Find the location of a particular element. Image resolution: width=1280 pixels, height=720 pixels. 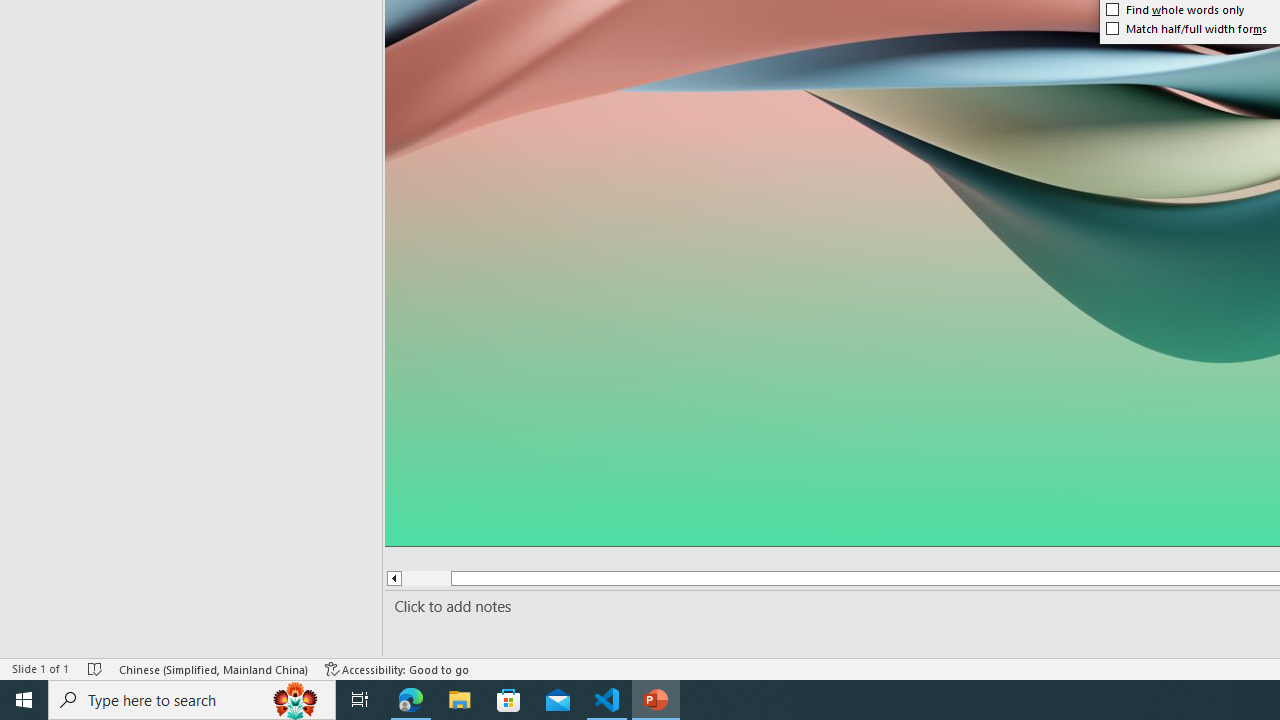

'Match half/full width forms' is located at coordinates (1187, 28).